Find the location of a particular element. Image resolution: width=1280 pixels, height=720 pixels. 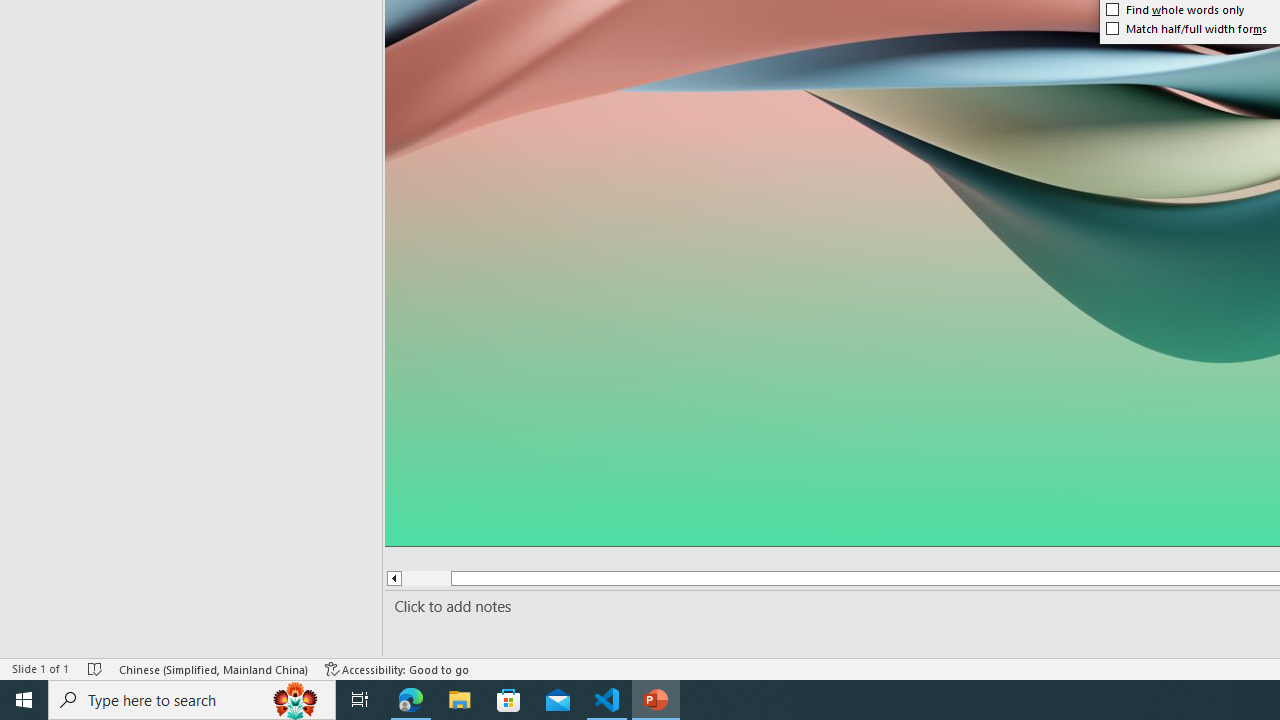

'Match half/full width forms' is located at coordinates (1187, 28).